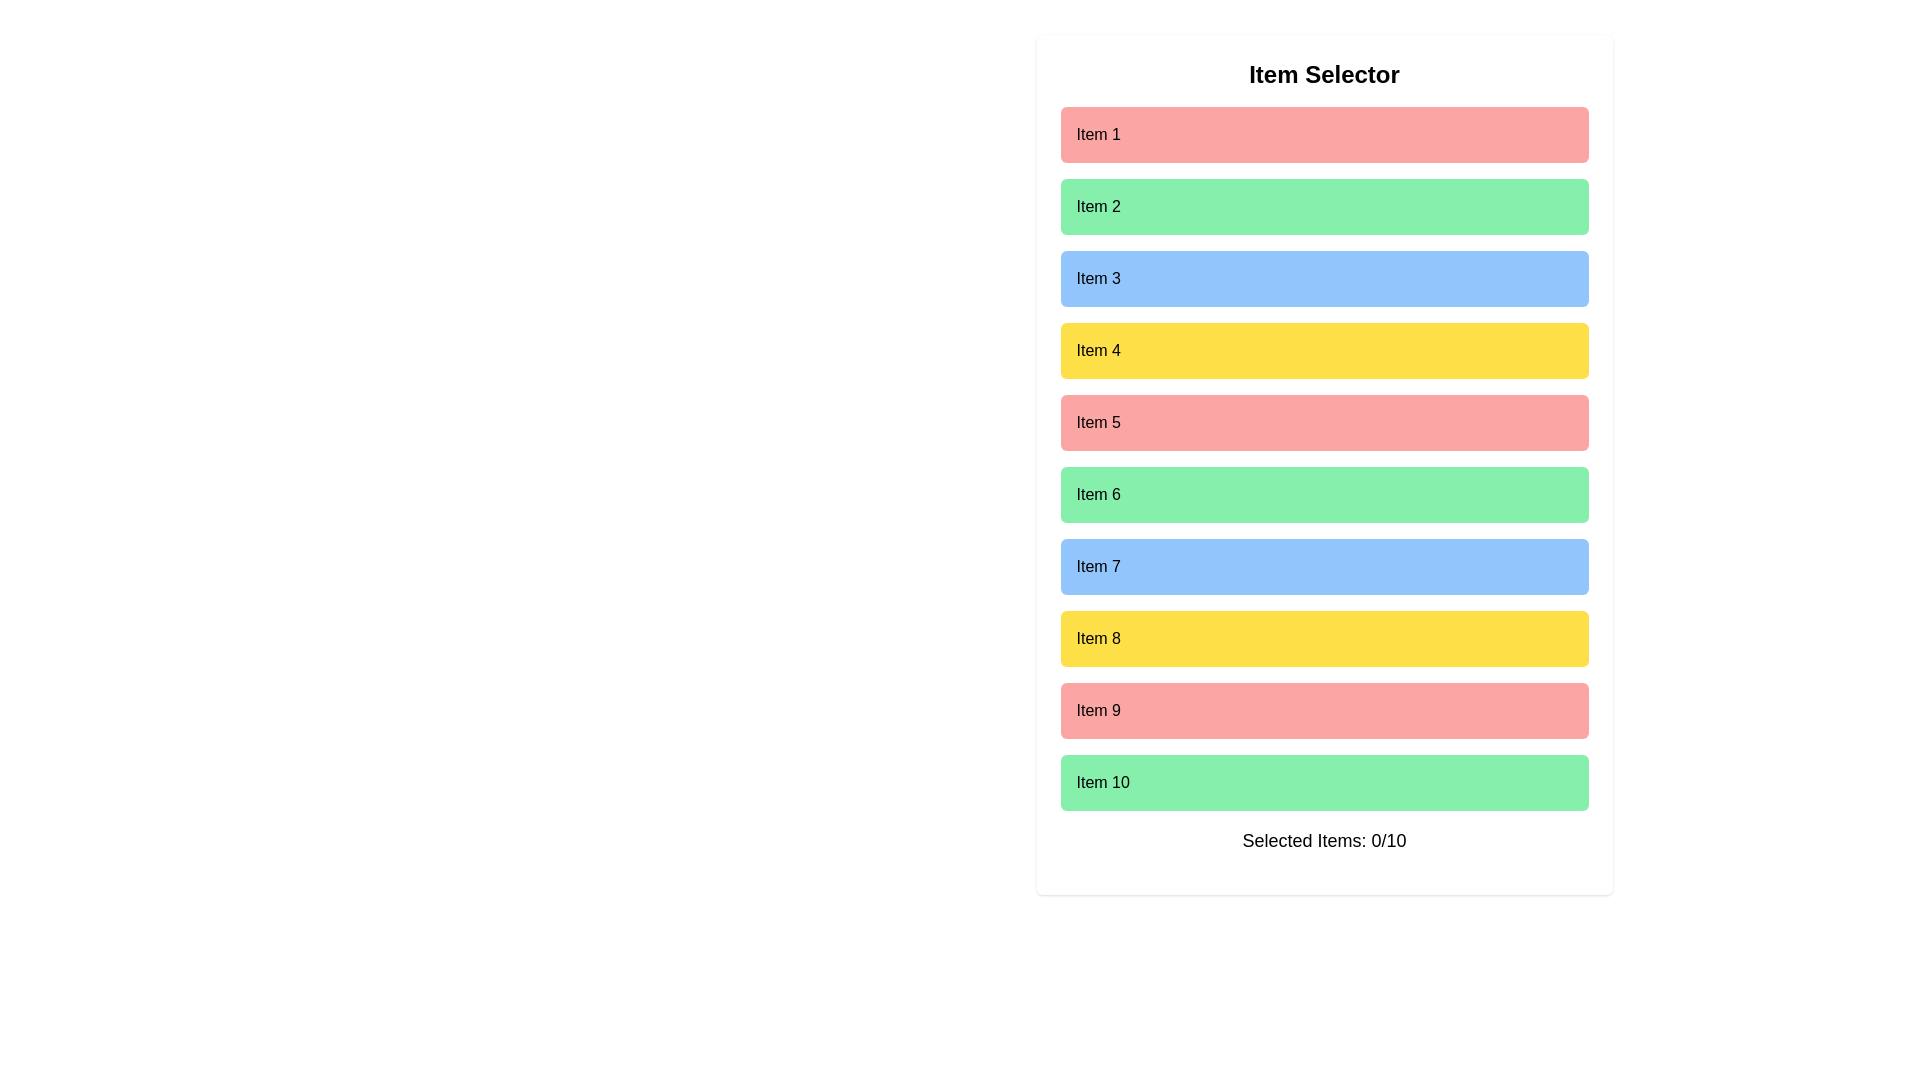 This screenshot has width=1920, height=1080. Describe the element at coordinates (1324, 73) in the screenshot. I see `the text label that serves as the title for the item selection module to trigger a tooltip or visual change` at that location.